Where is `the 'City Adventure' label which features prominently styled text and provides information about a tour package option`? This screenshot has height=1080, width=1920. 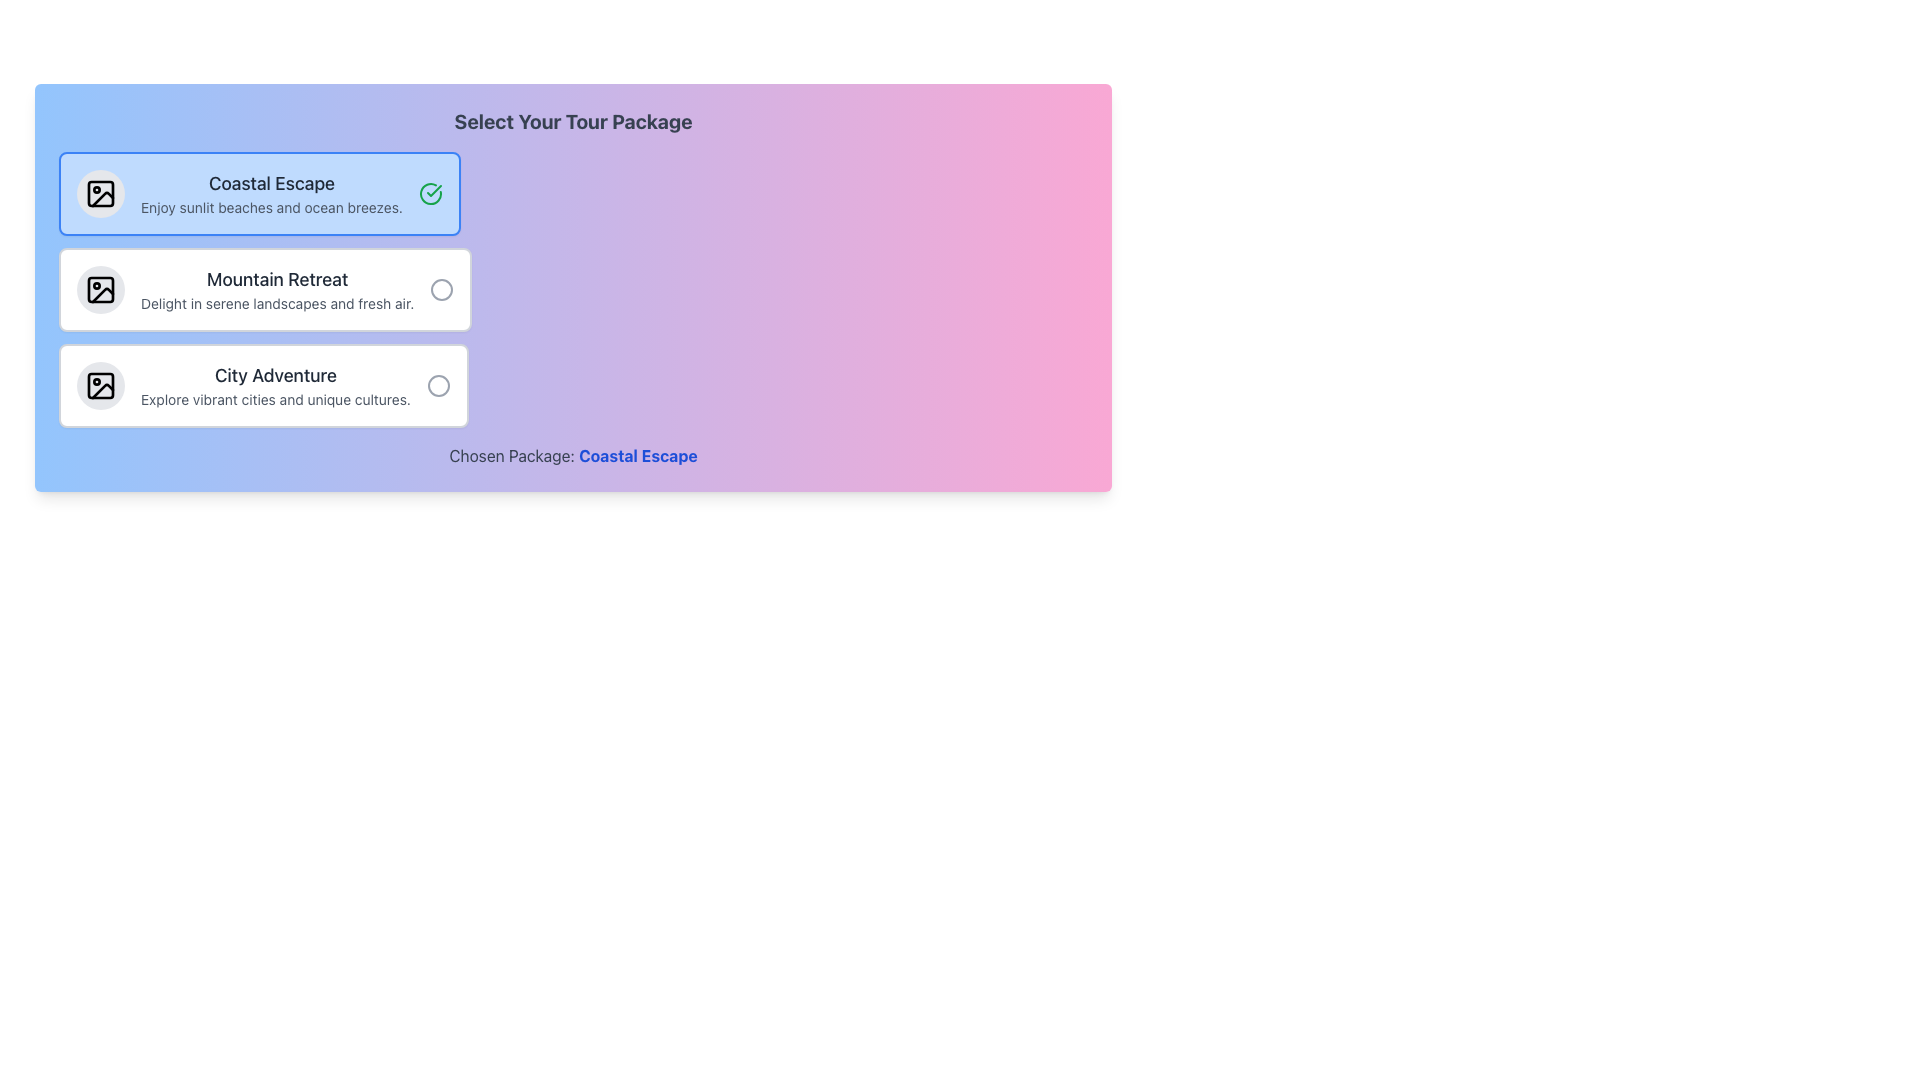
the 'City Adventure' label which features prominently styled text and provides information about a tour package option is located at coordinates (274, 385).